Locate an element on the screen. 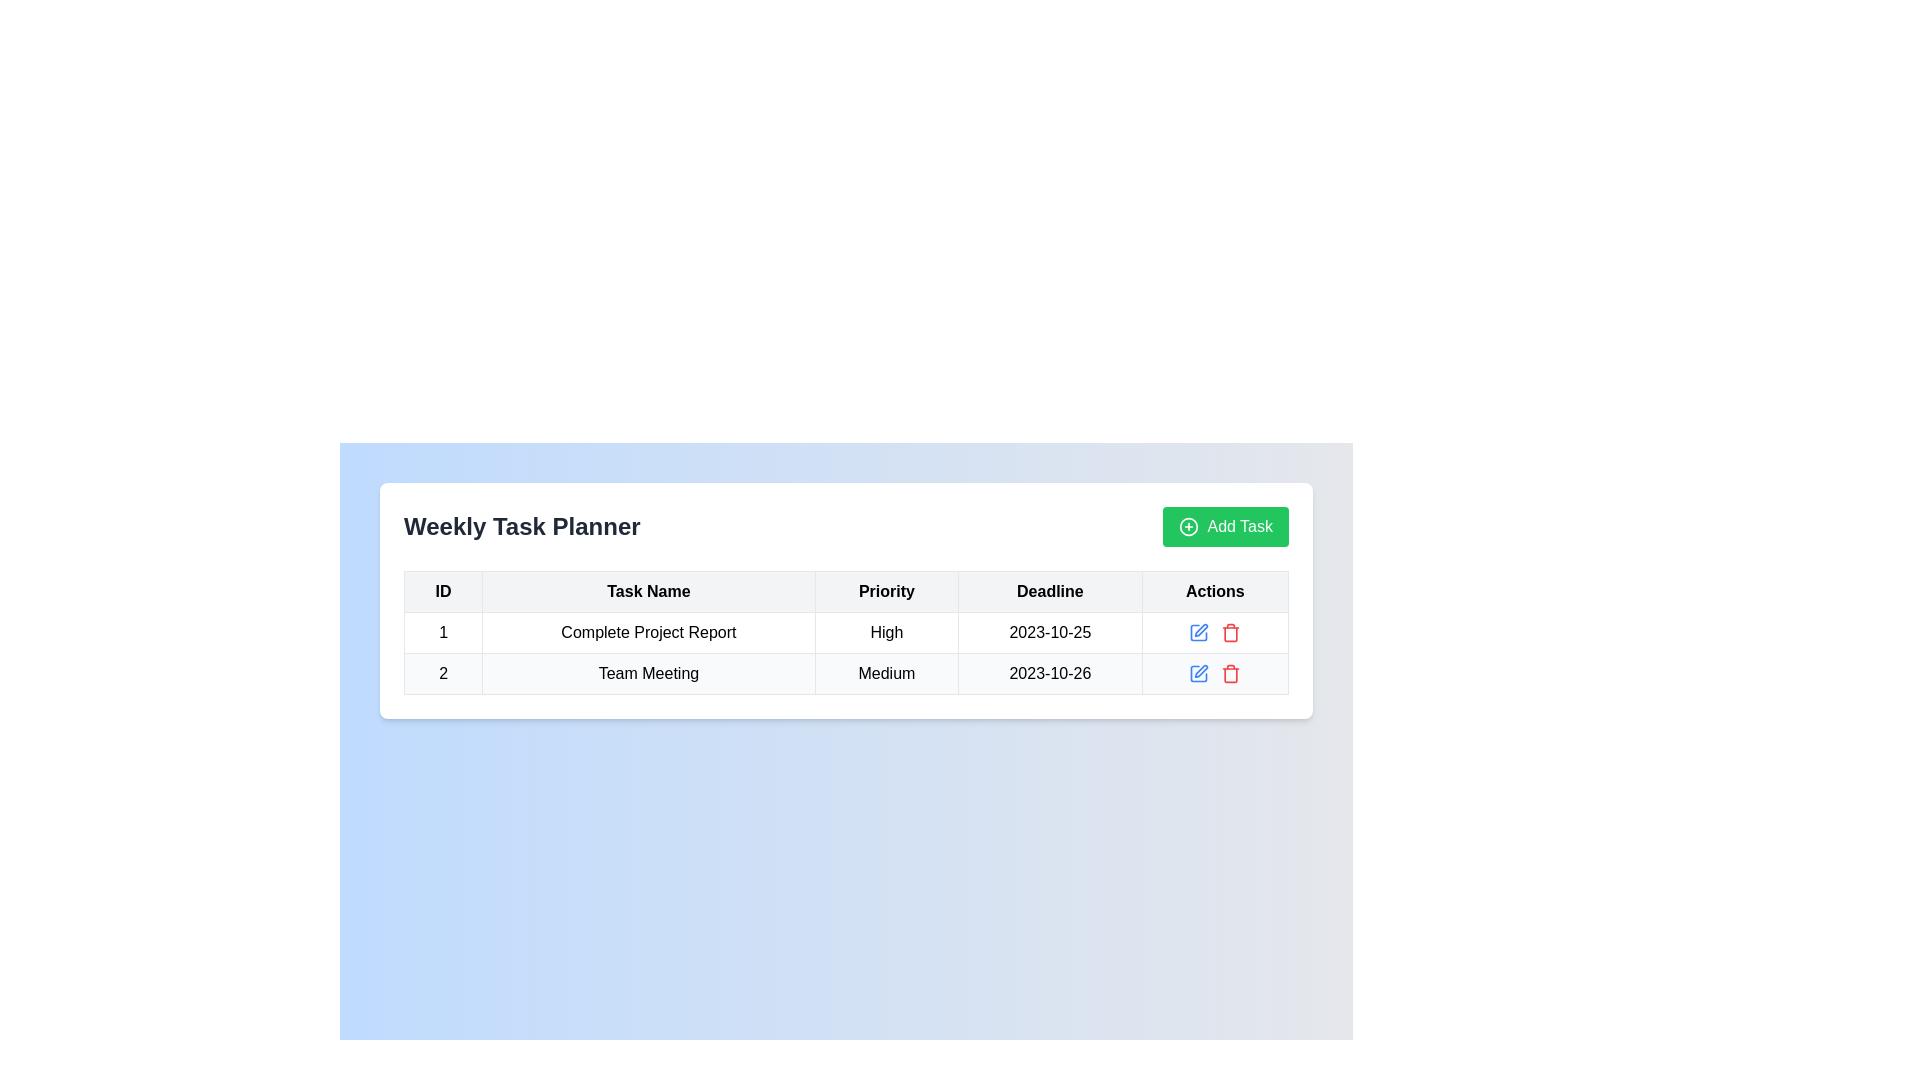  the Table Header Cell that serves as the header for the 'Actions' column, located in the top row of the table layout is located at coordinates (1214, 590).